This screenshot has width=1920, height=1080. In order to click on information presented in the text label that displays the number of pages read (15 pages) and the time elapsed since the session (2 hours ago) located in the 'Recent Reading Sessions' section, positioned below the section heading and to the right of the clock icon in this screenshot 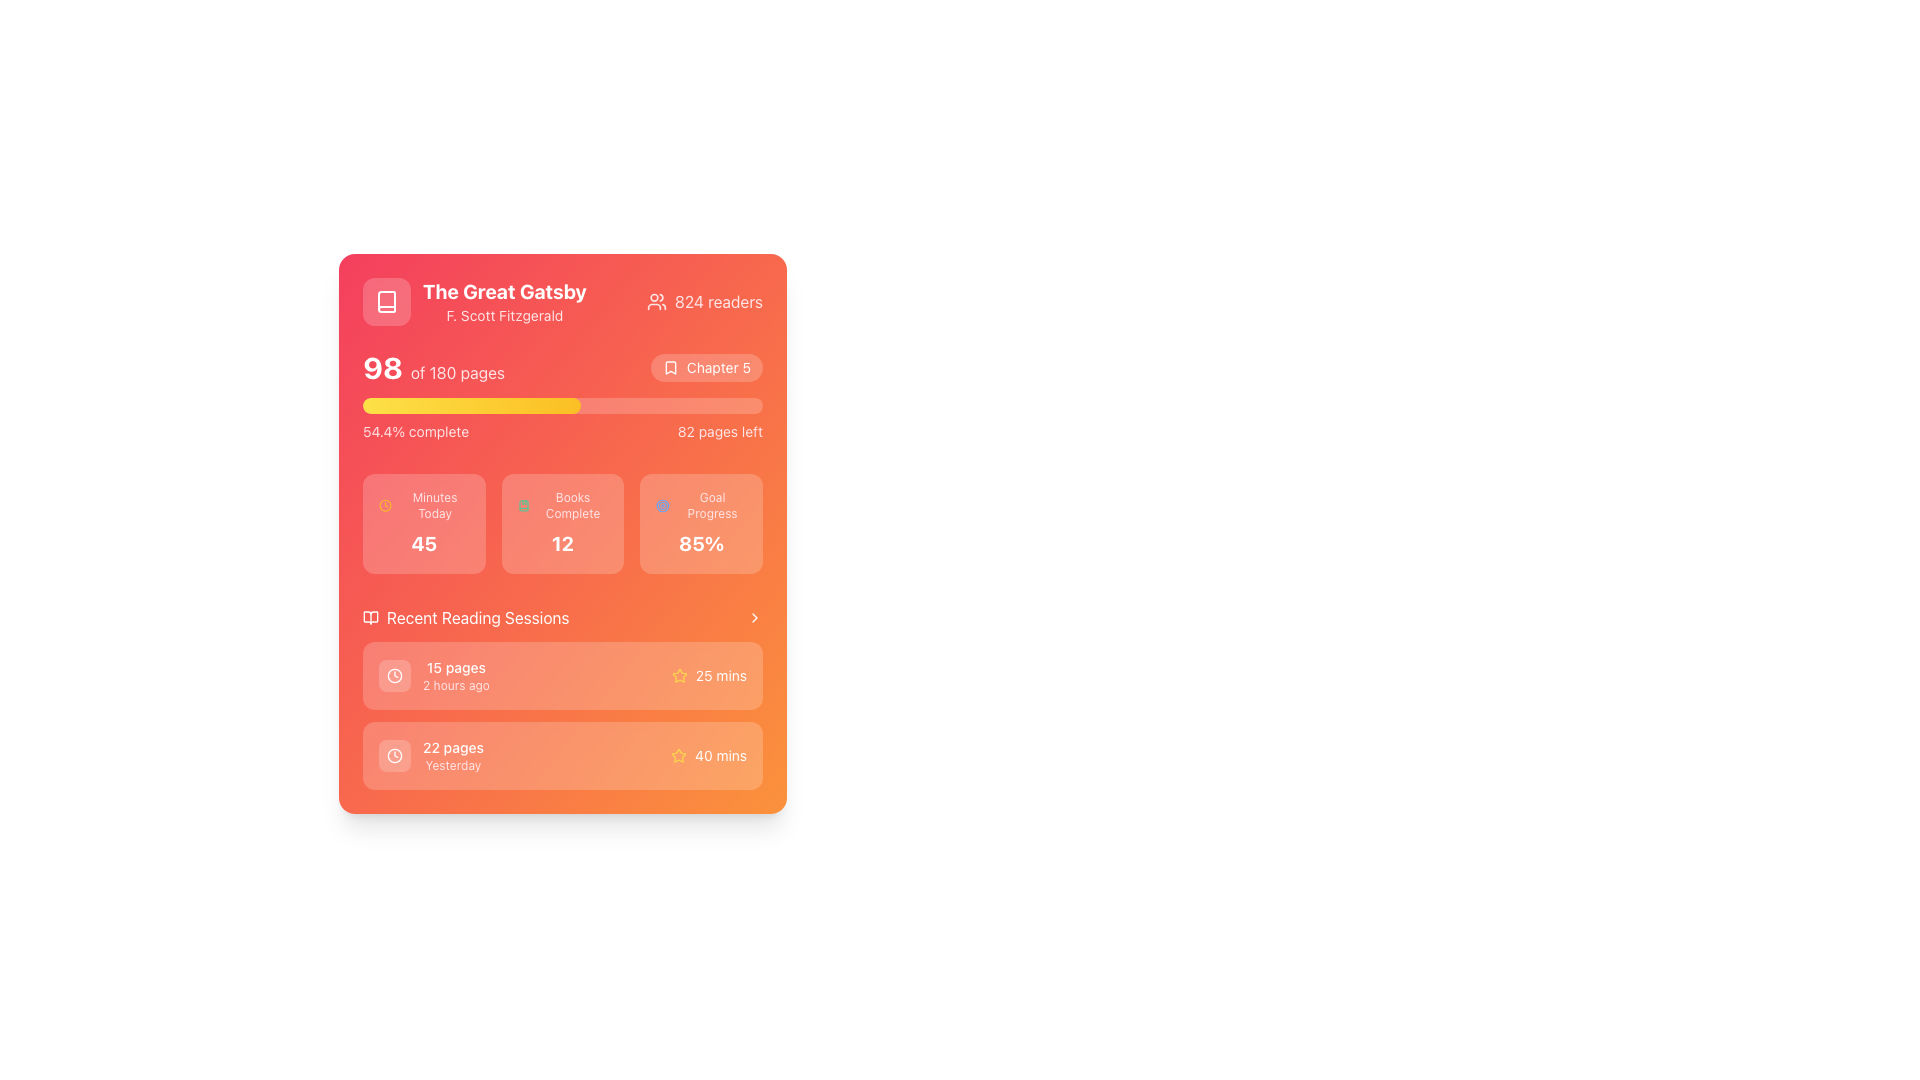, I will do `click(455, 675)`.